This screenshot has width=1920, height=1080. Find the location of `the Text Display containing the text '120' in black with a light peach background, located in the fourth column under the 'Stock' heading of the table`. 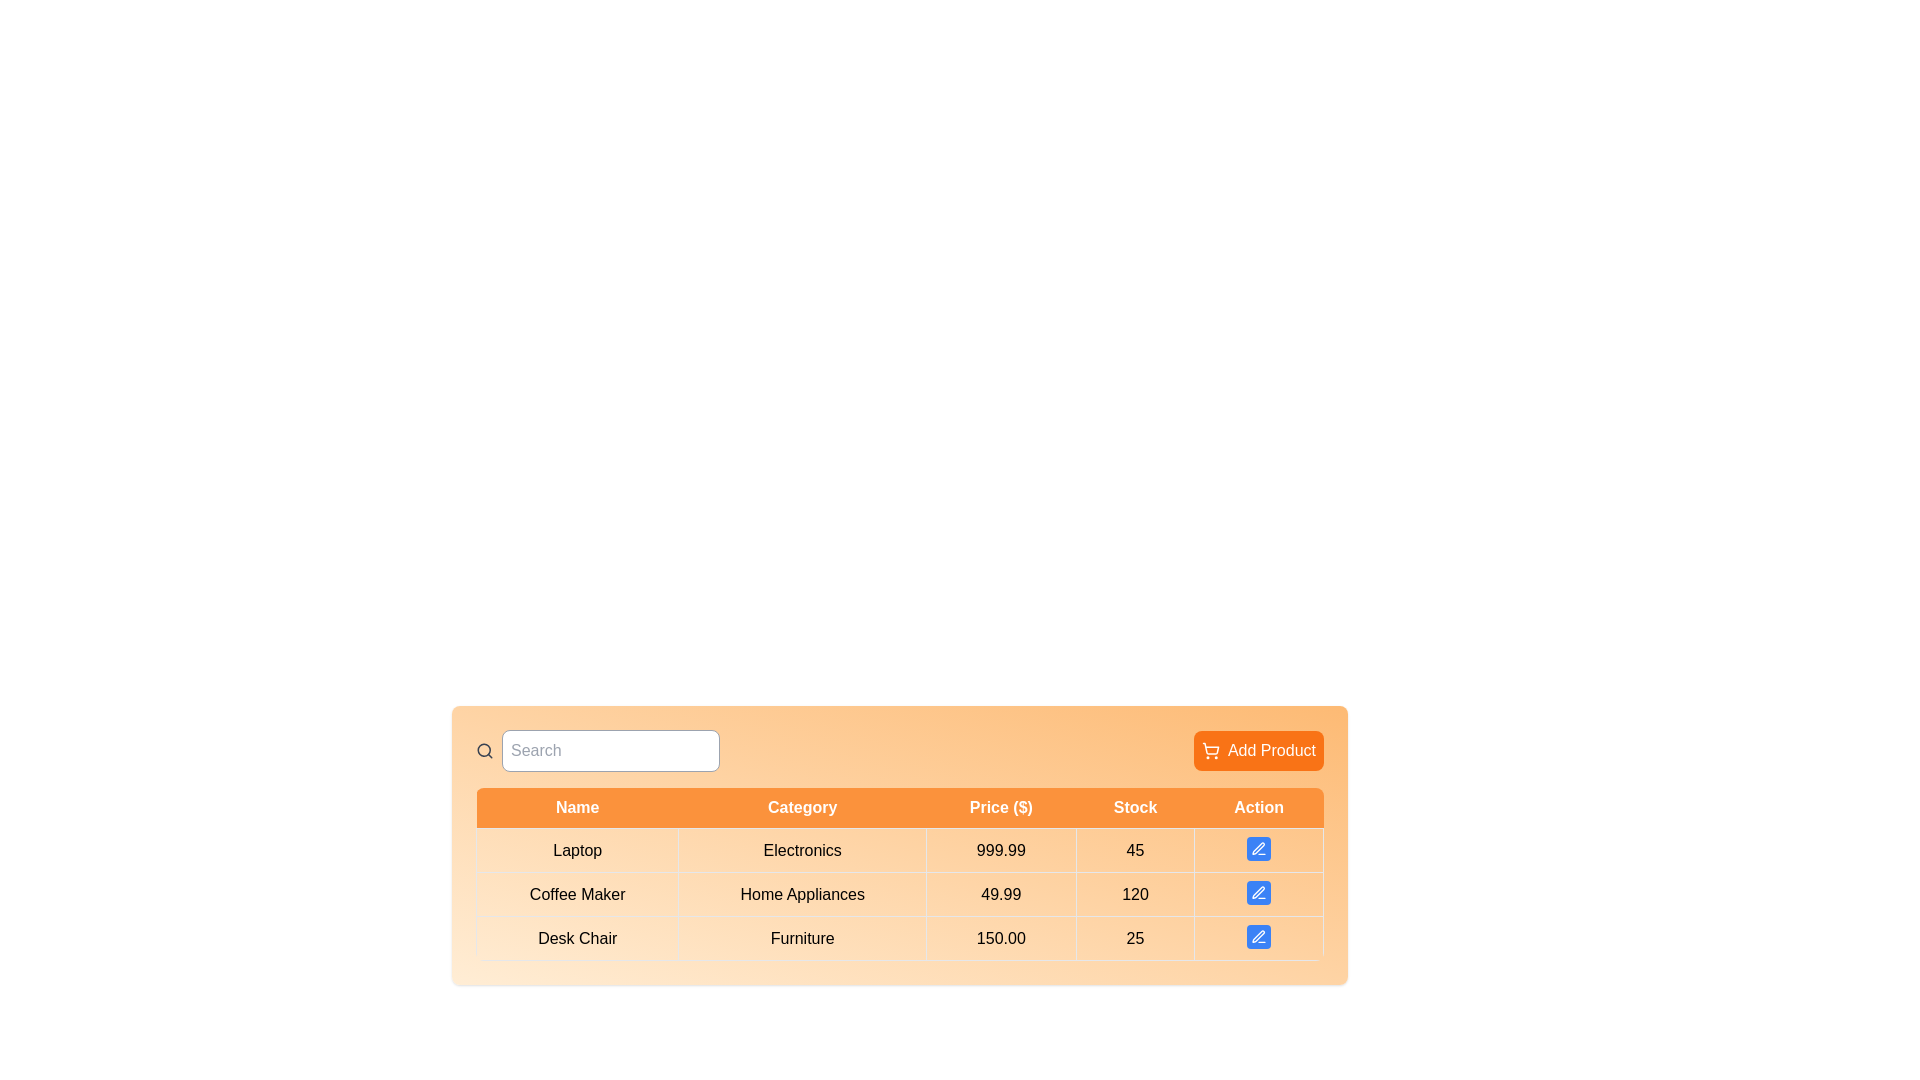

the Text Display containing the text '120' in black with a light peach background, located in the fourth column under the 'Stock' heading of the table is located at coordinates (1135, 893).